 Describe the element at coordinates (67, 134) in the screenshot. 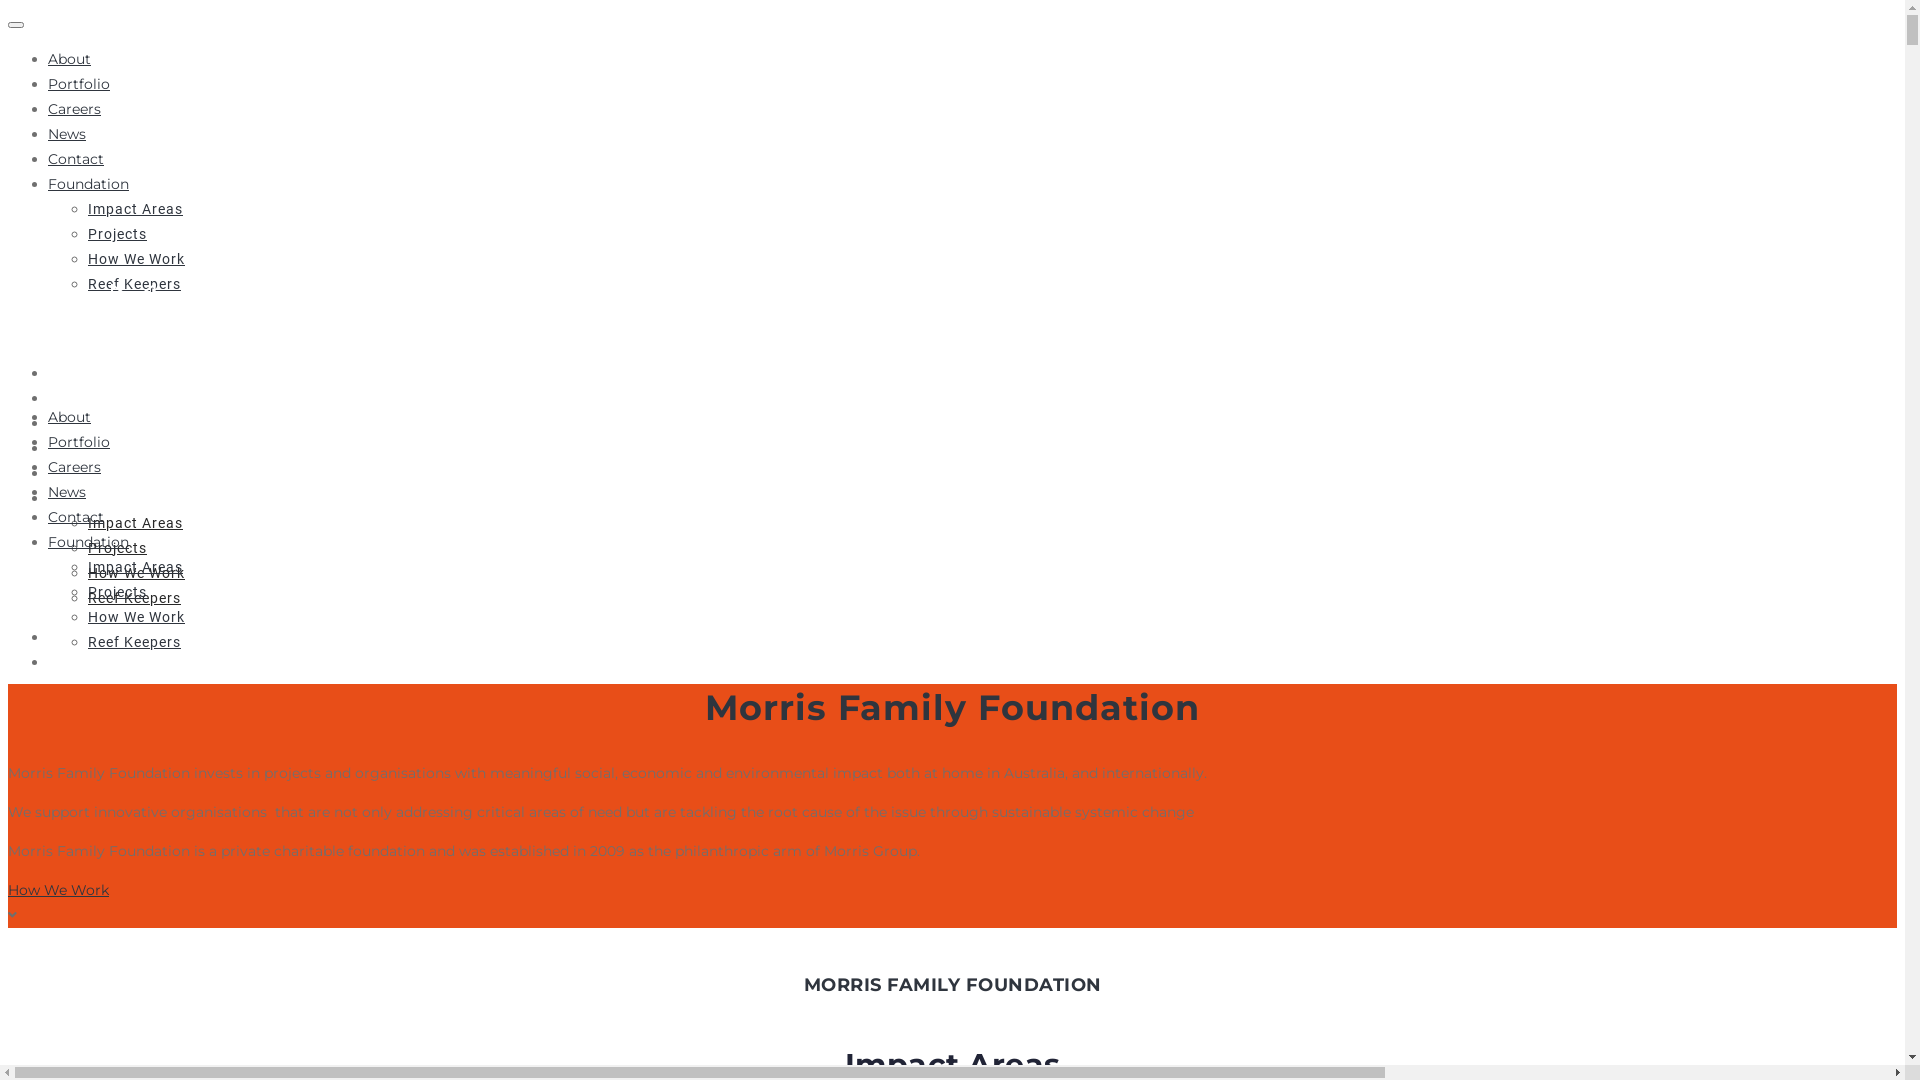

I see `'News'` at that location.